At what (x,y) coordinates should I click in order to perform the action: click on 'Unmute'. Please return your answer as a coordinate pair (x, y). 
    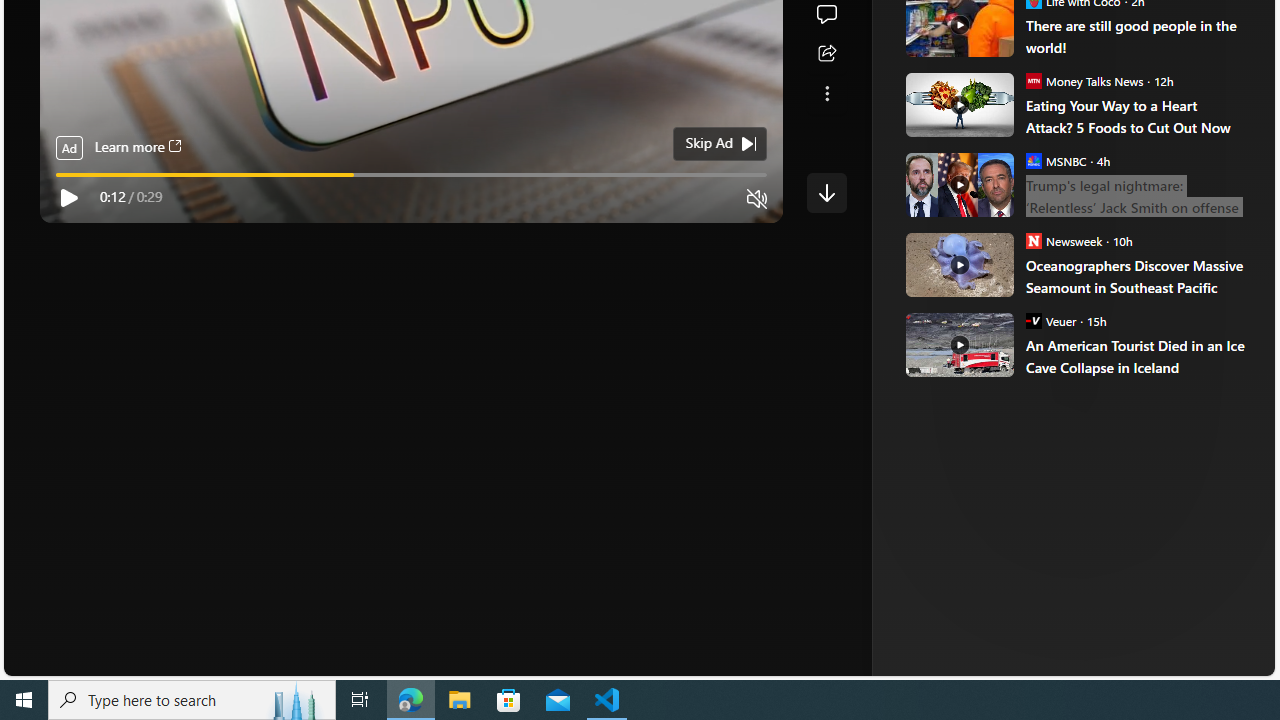
    Looking at the image, I should click on (756, 199).